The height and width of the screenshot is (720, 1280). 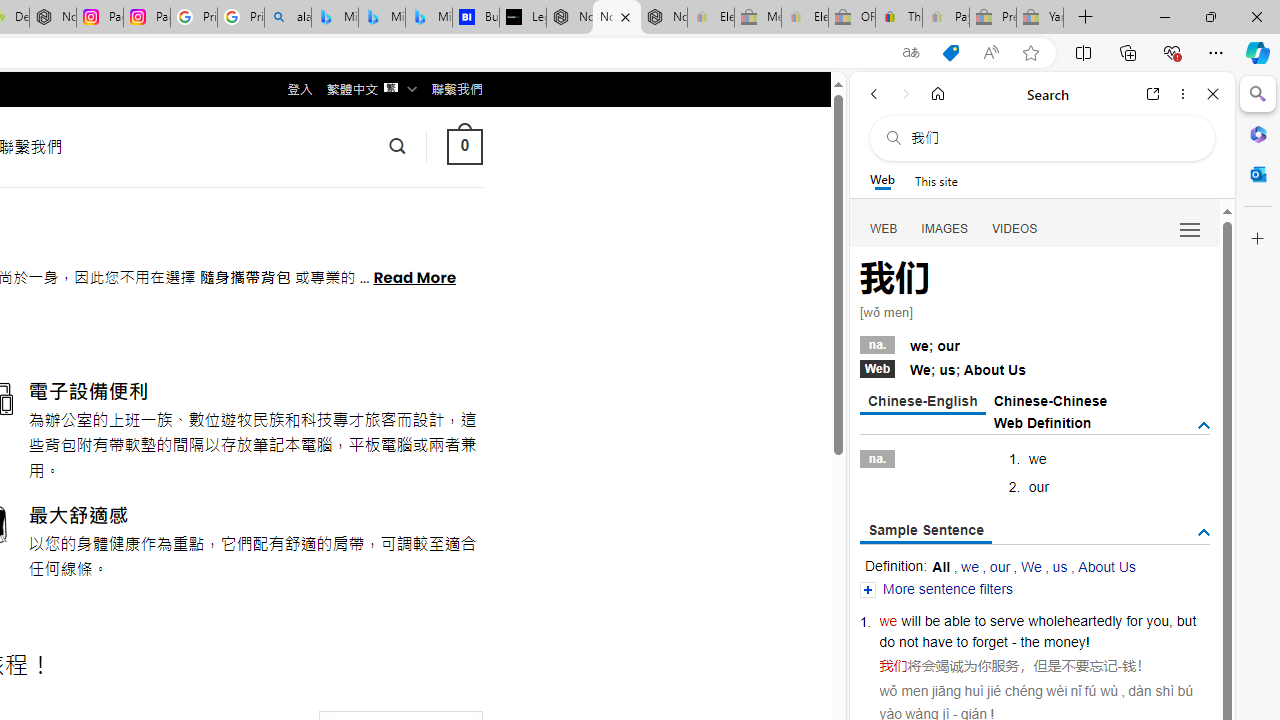 I want to click on 'Chinese-Chinese', so click(x=1049, y=401).